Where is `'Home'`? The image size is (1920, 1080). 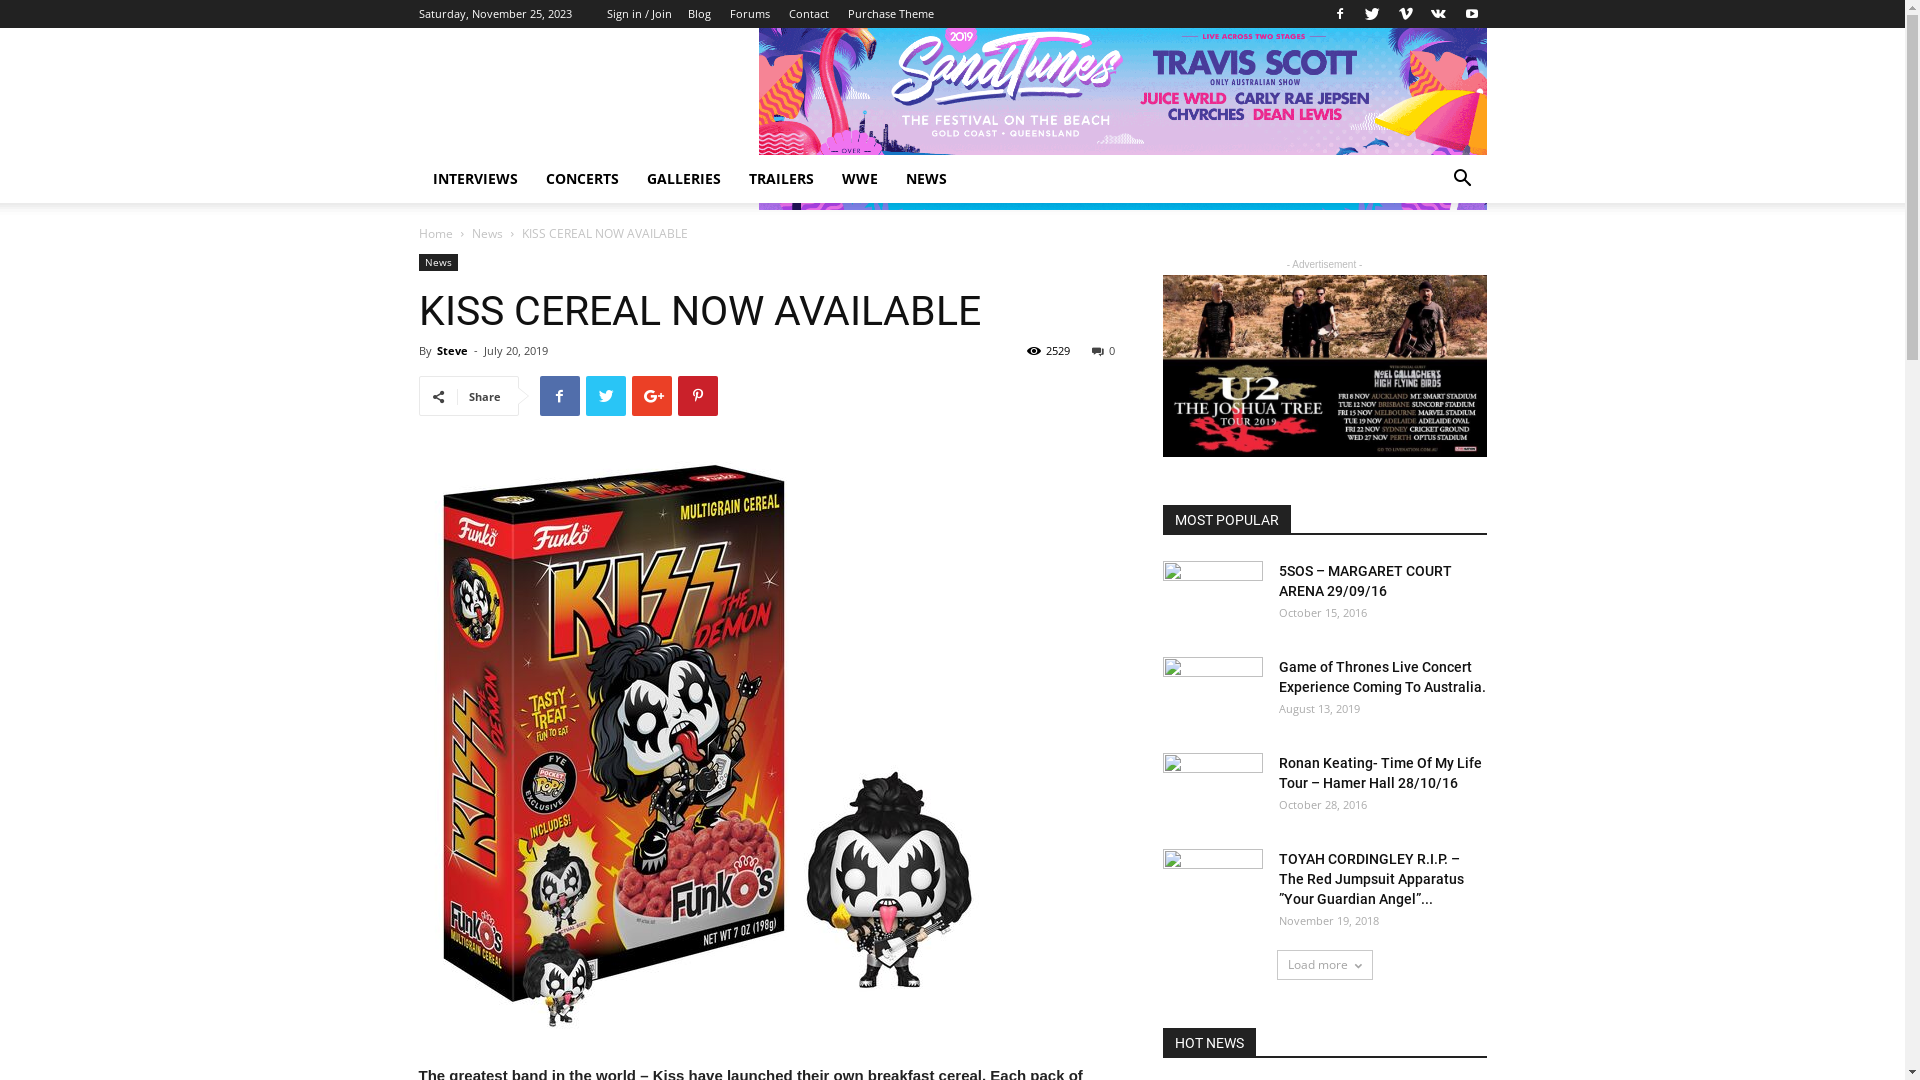
'Home' is located at coordinates (416, 232).